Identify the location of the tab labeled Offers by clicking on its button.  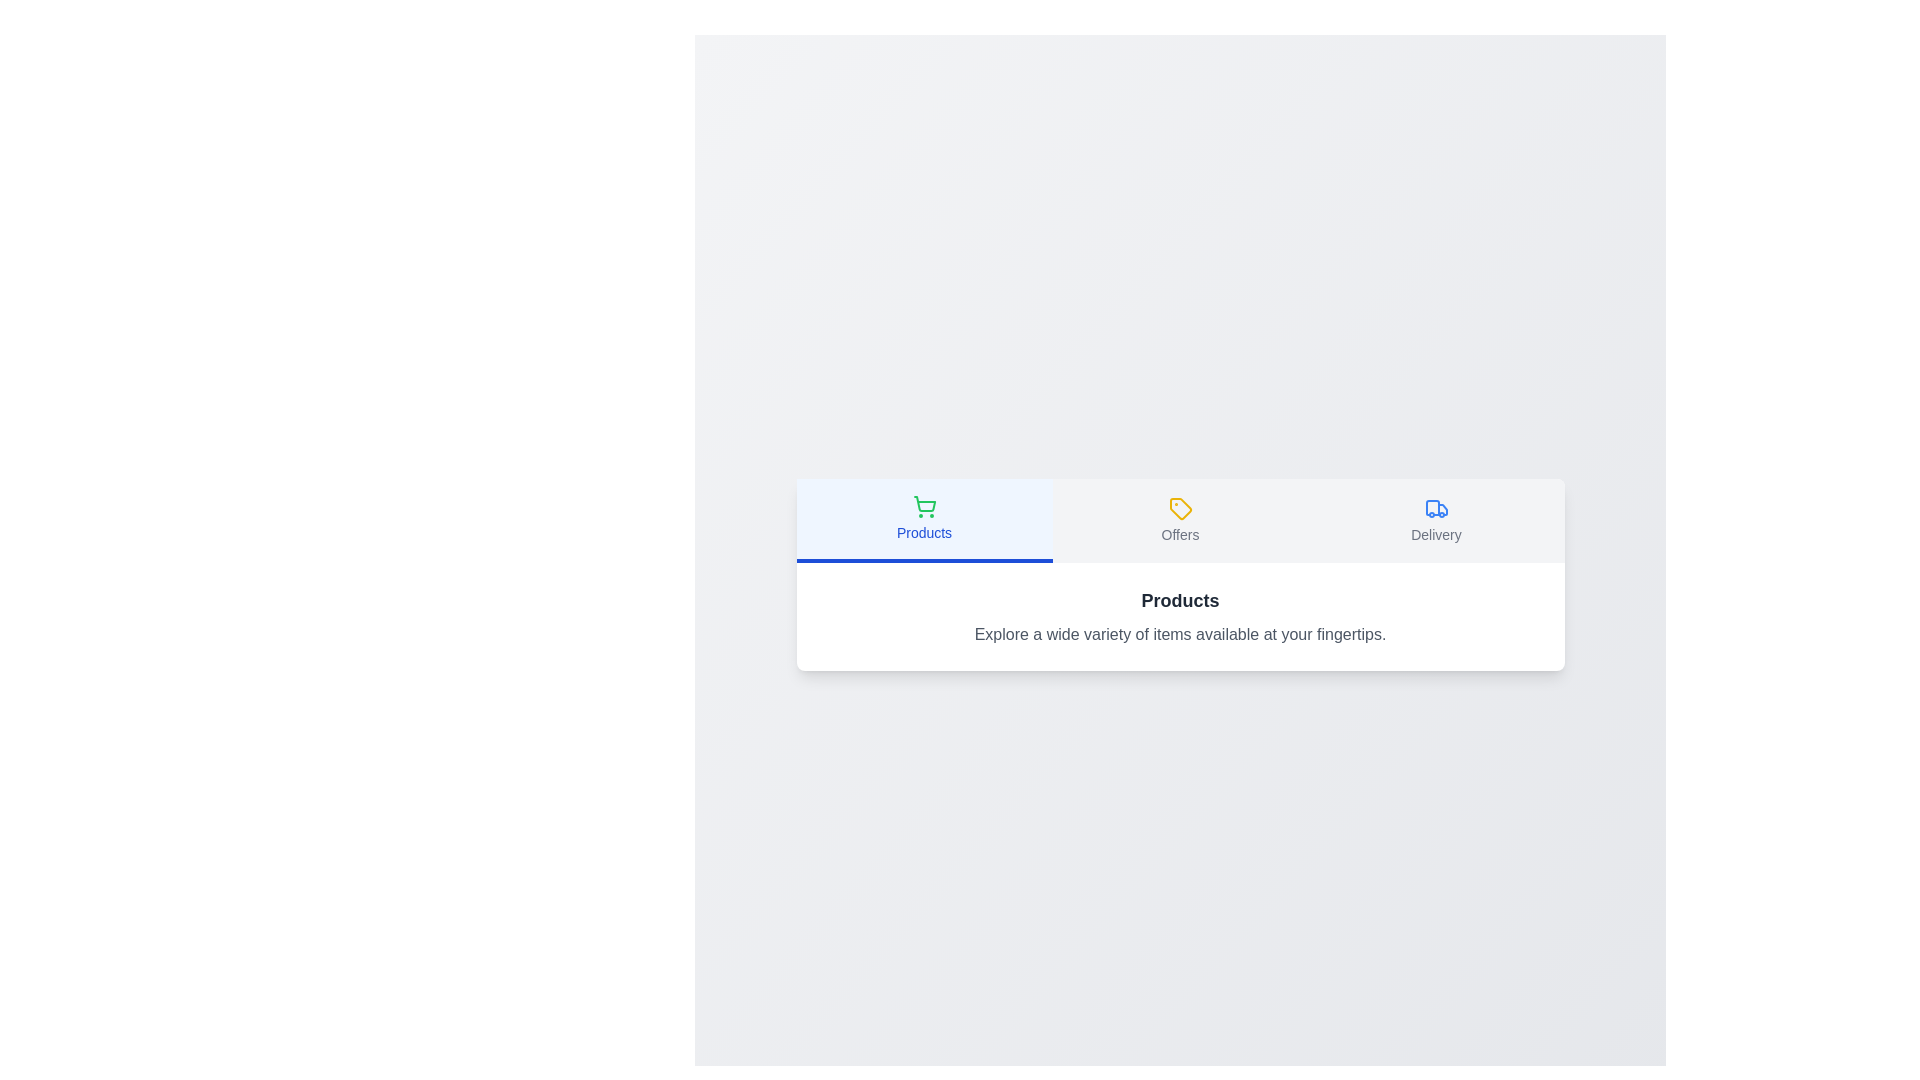
(1180, 519).